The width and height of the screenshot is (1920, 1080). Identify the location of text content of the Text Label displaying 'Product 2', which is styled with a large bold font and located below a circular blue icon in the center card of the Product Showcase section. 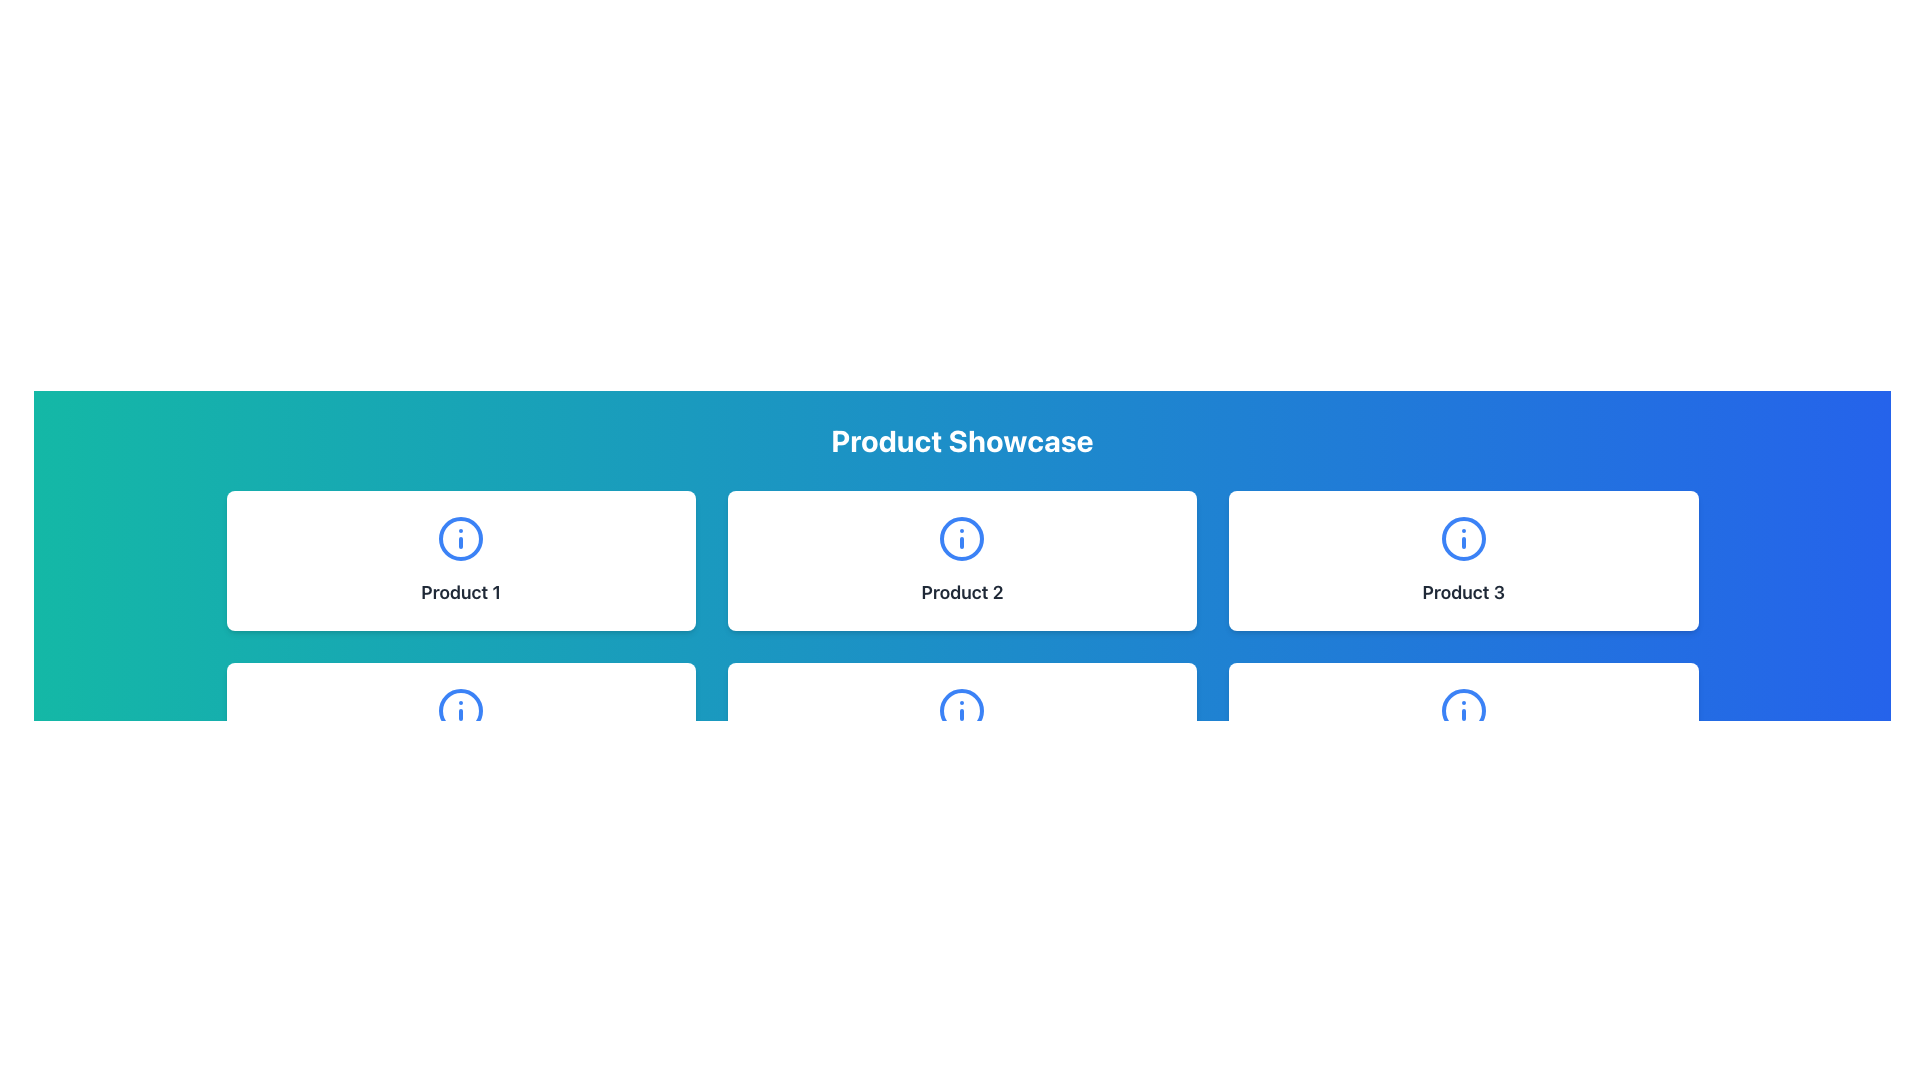
(962, 592).